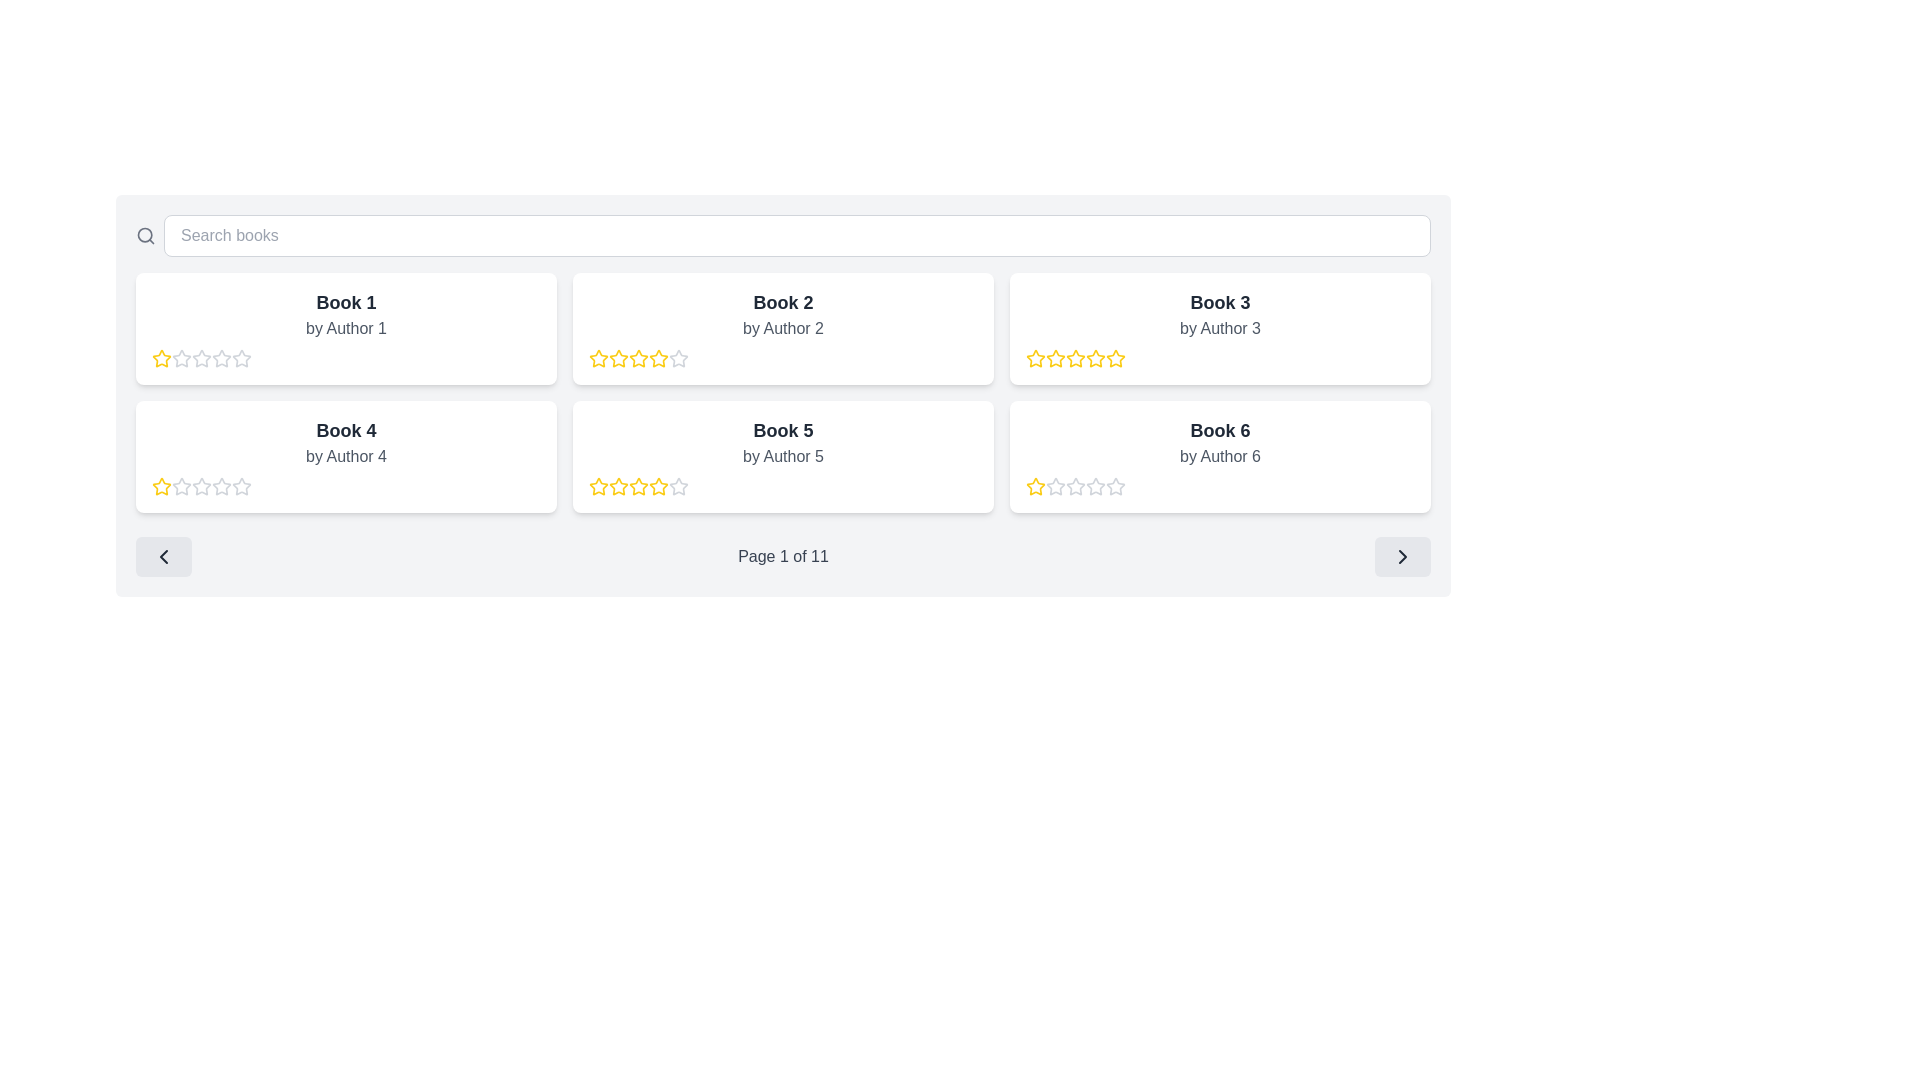  What do you see at coordinates (1219, 327) in the screenshot?
I see `text content of the label displaying 'by Author 3', which is styled in a light gray font and positioned beneath the title 'Book 3' in the second column of the grid` at bounding box center [1219, 327].